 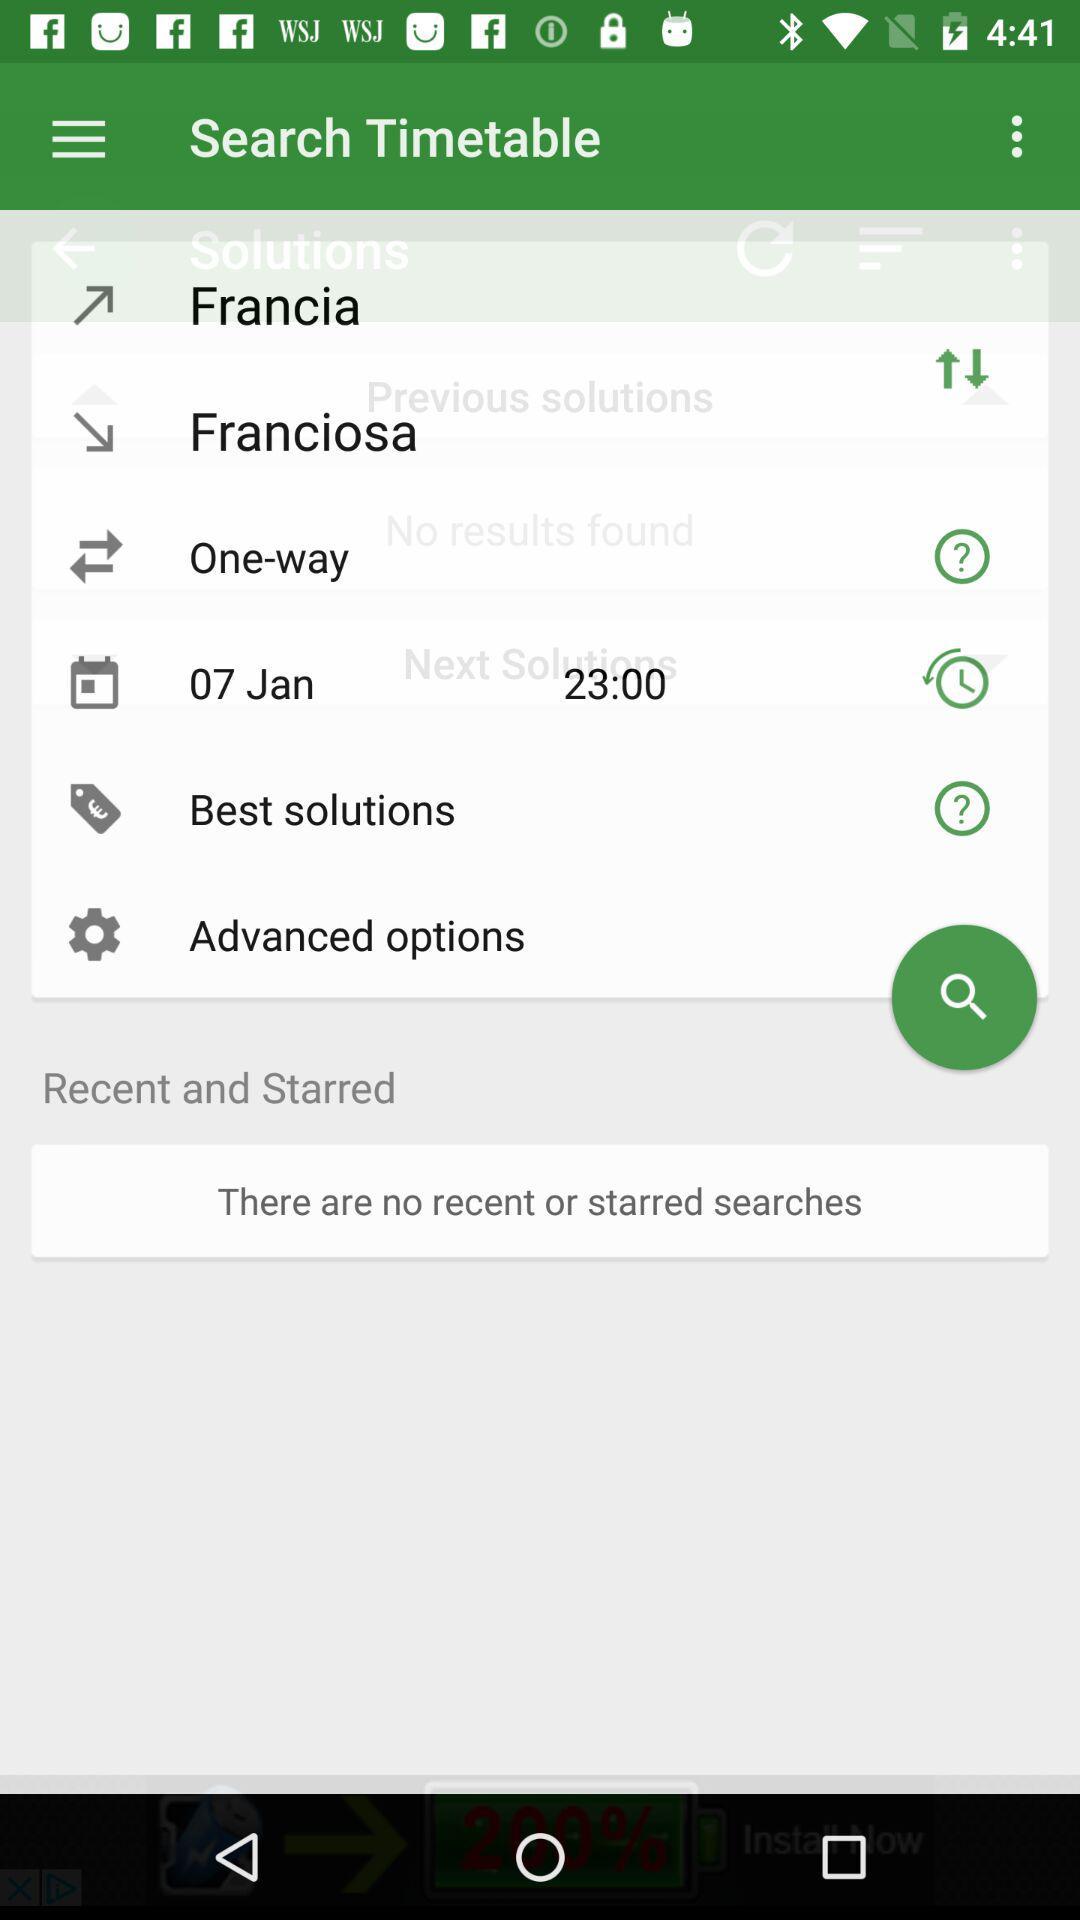 I want to click on click menu icon, so click(x=88, y=135).